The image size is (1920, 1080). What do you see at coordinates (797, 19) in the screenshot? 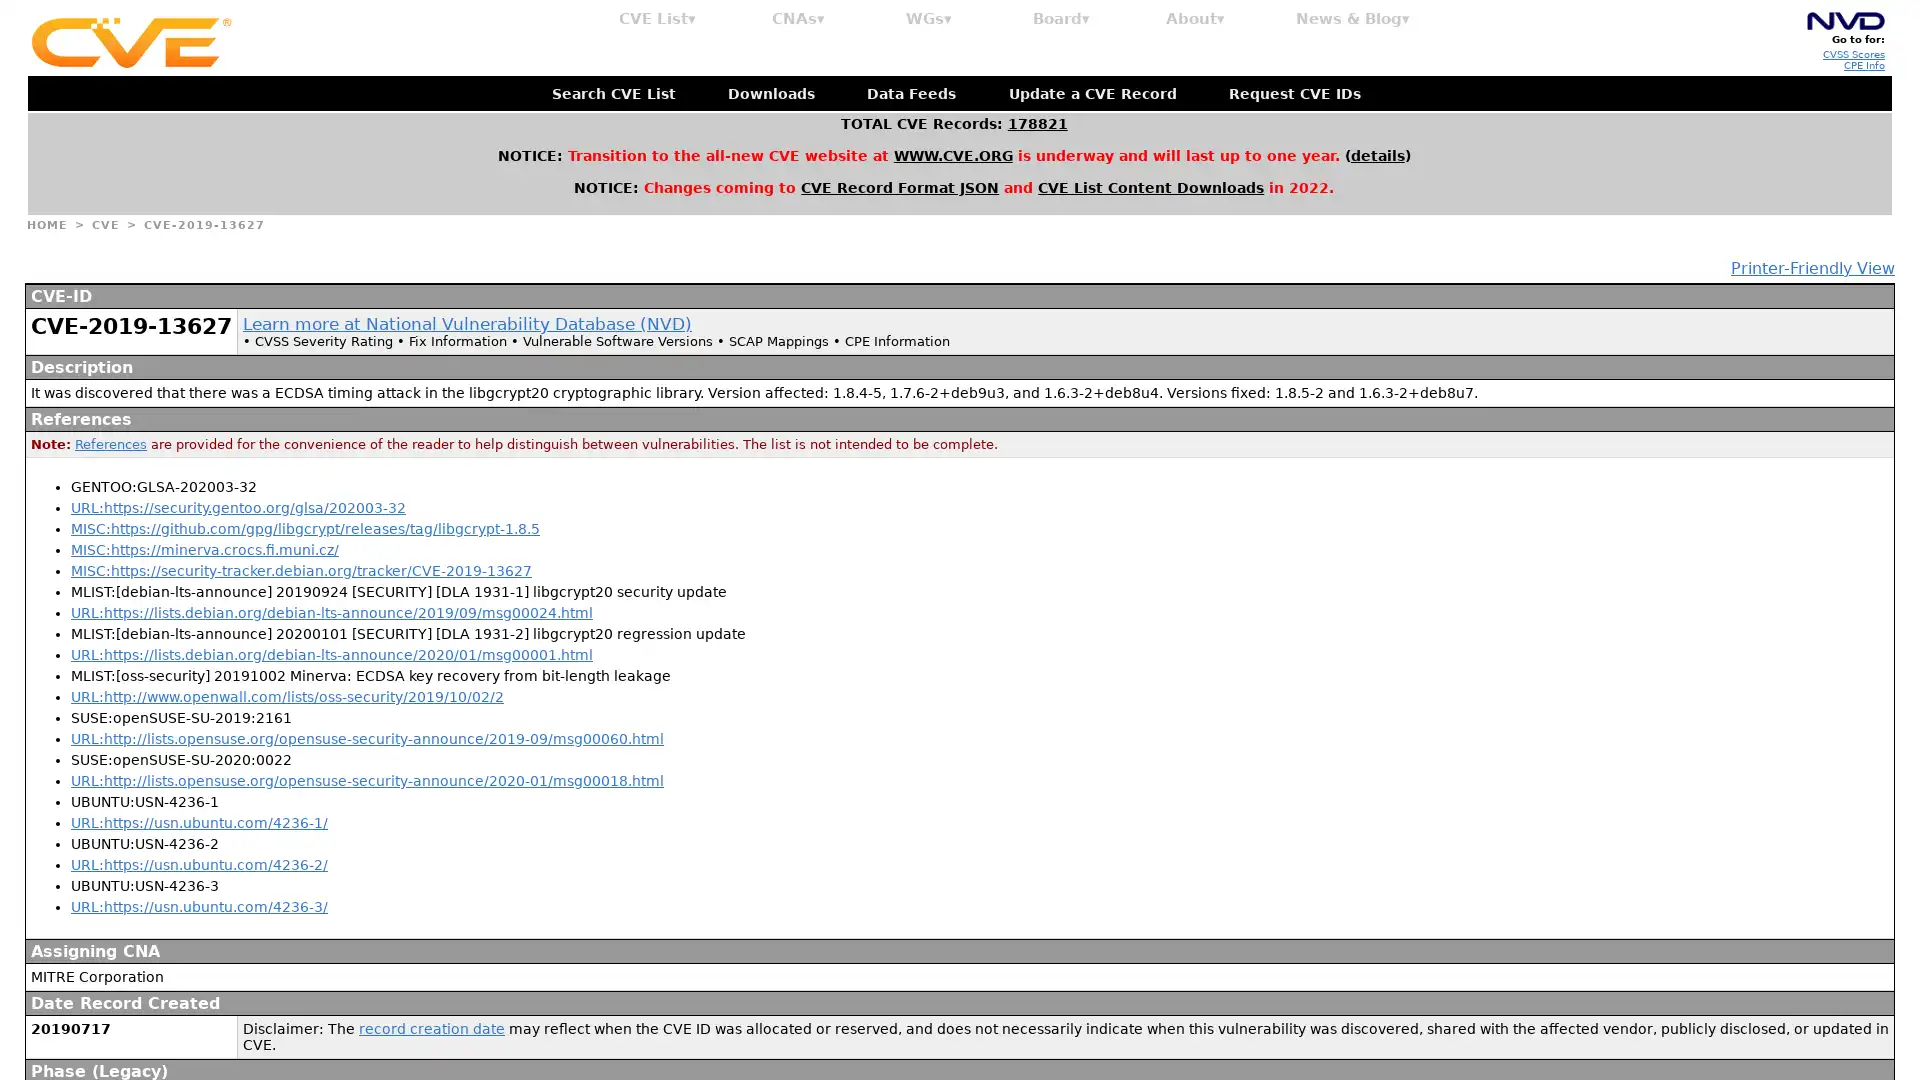
I see `CNAs` at bounding box center [797, 19].